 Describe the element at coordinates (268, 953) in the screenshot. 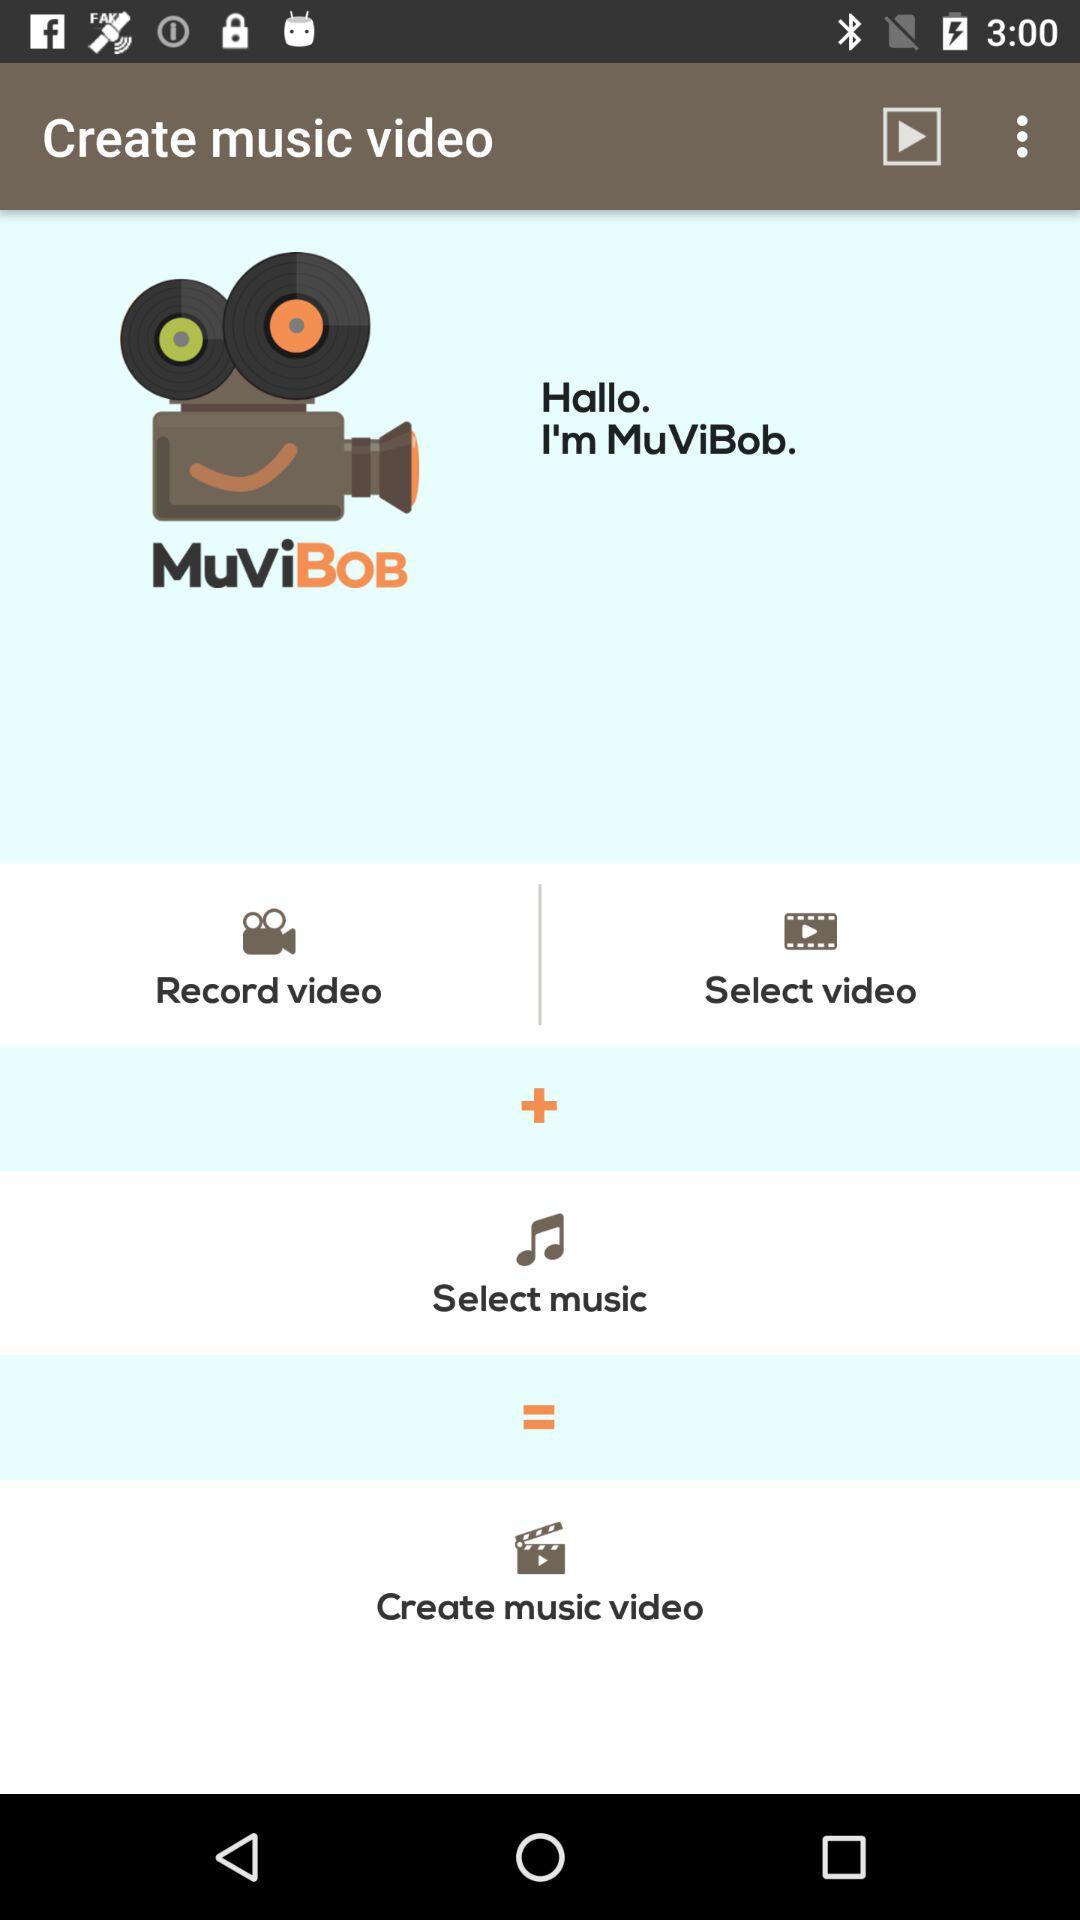

I see `the record video item` at that location.